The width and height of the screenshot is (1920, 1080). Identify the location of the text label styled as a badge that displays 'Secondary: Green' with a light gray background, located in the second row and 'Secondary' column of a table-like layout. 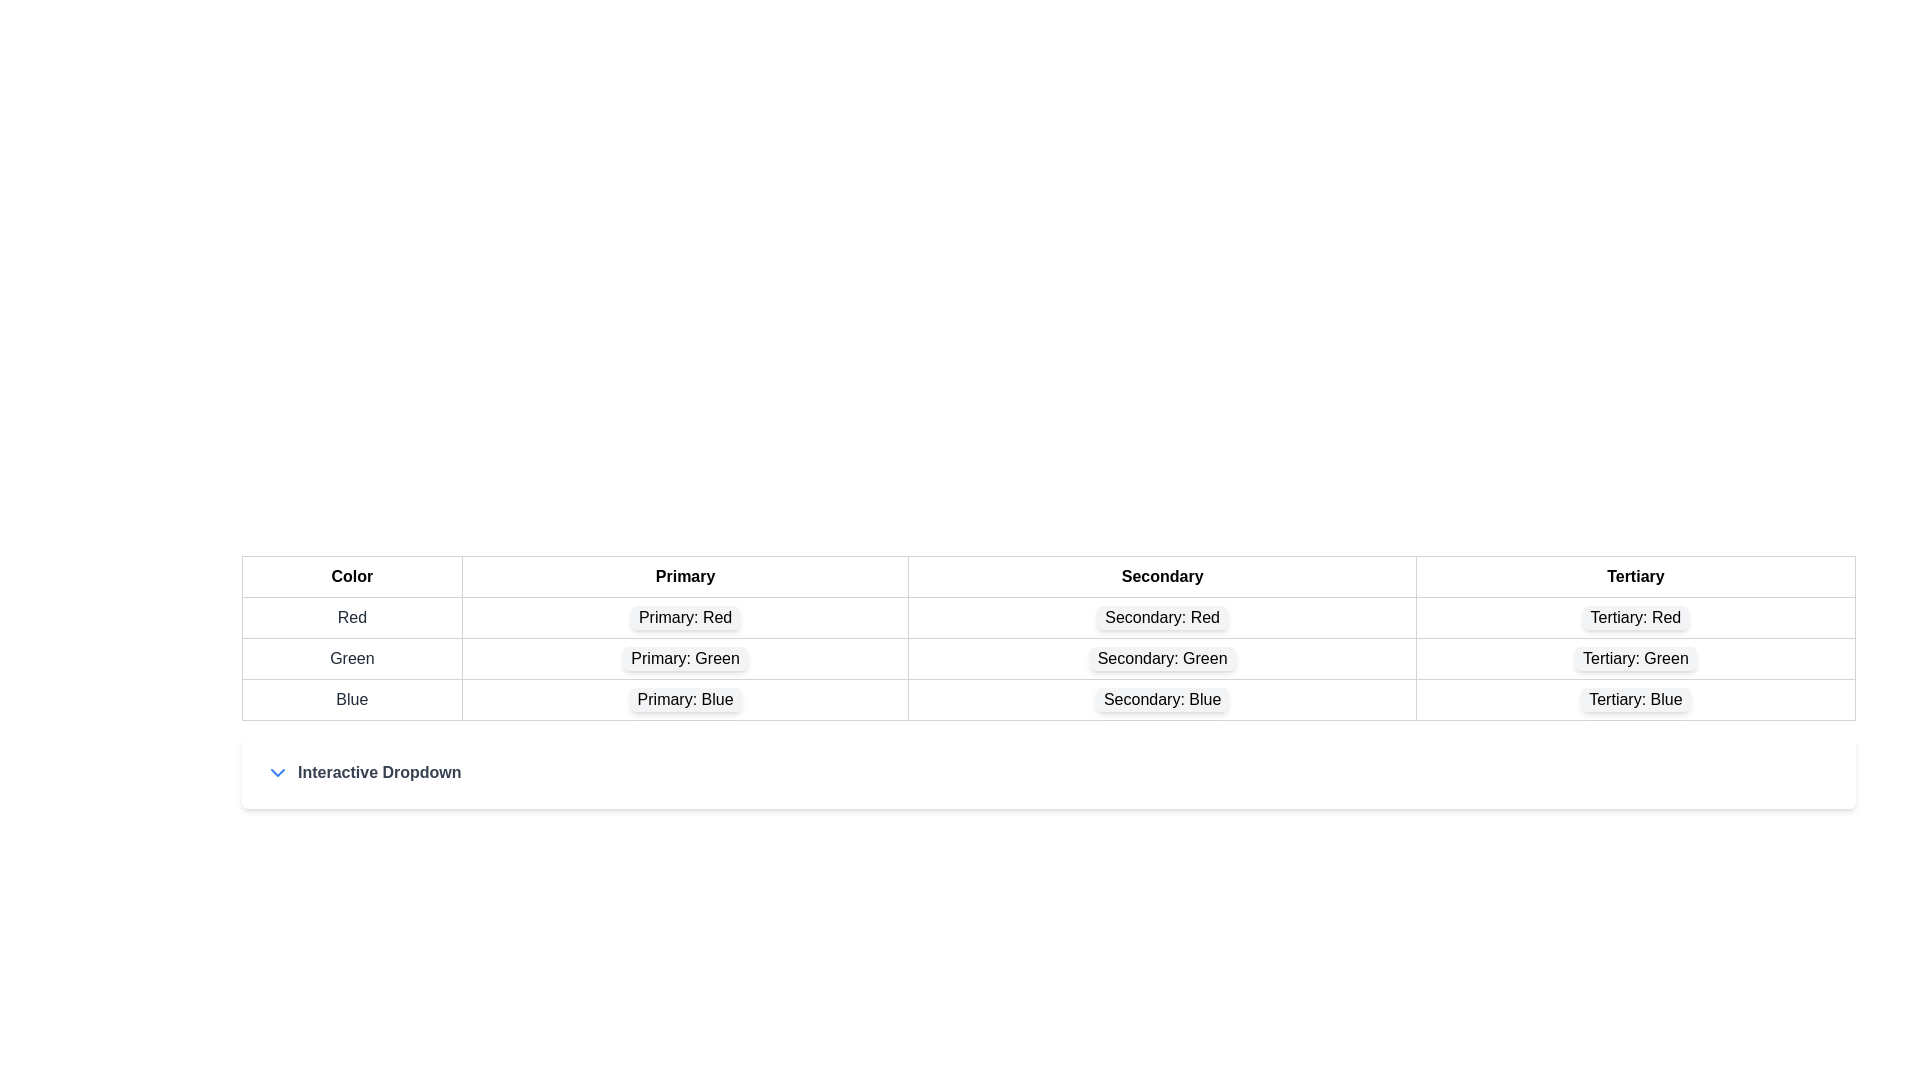
(1162, 659).